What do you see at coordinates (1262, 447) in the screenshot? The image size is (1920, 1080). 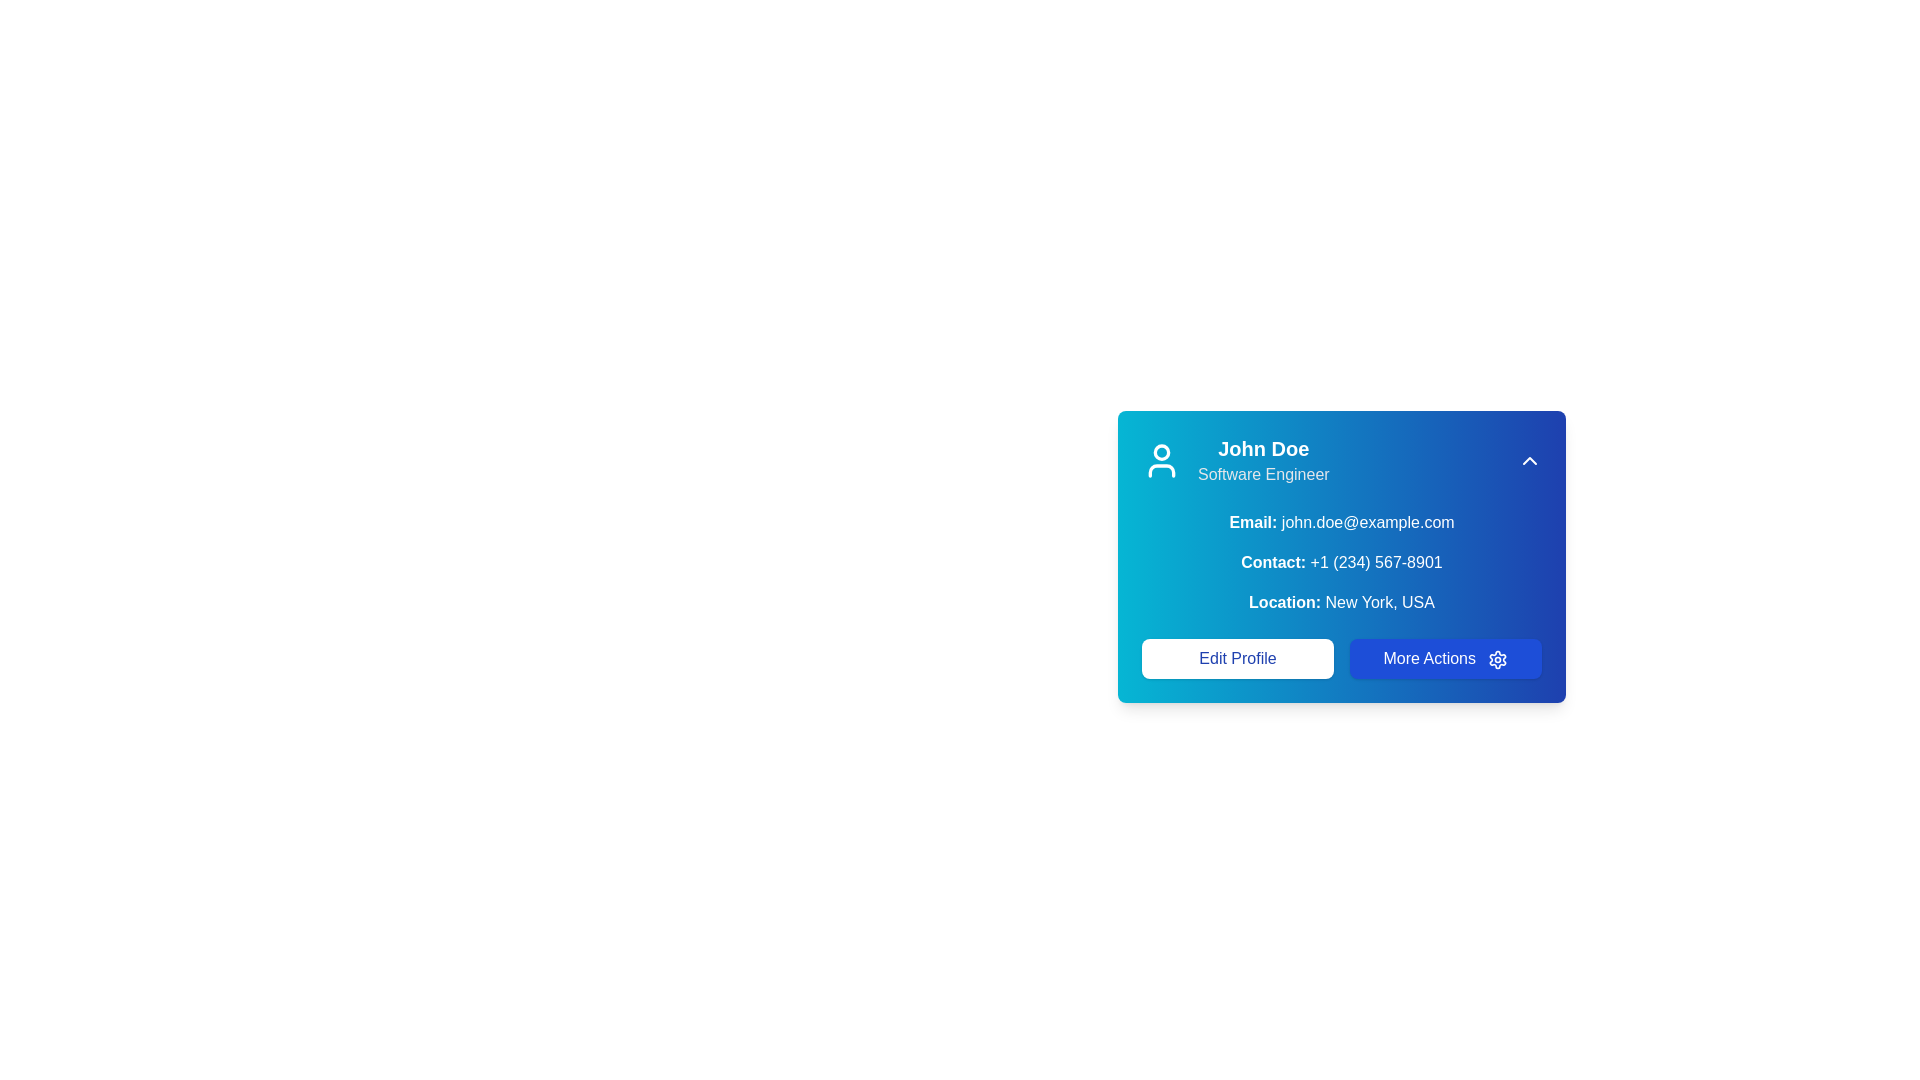 I see `the Text Label displaying the user's name, which is located in the upper section of the profile card, to the right of the circular user icon` at bounding box center [1262, 447].